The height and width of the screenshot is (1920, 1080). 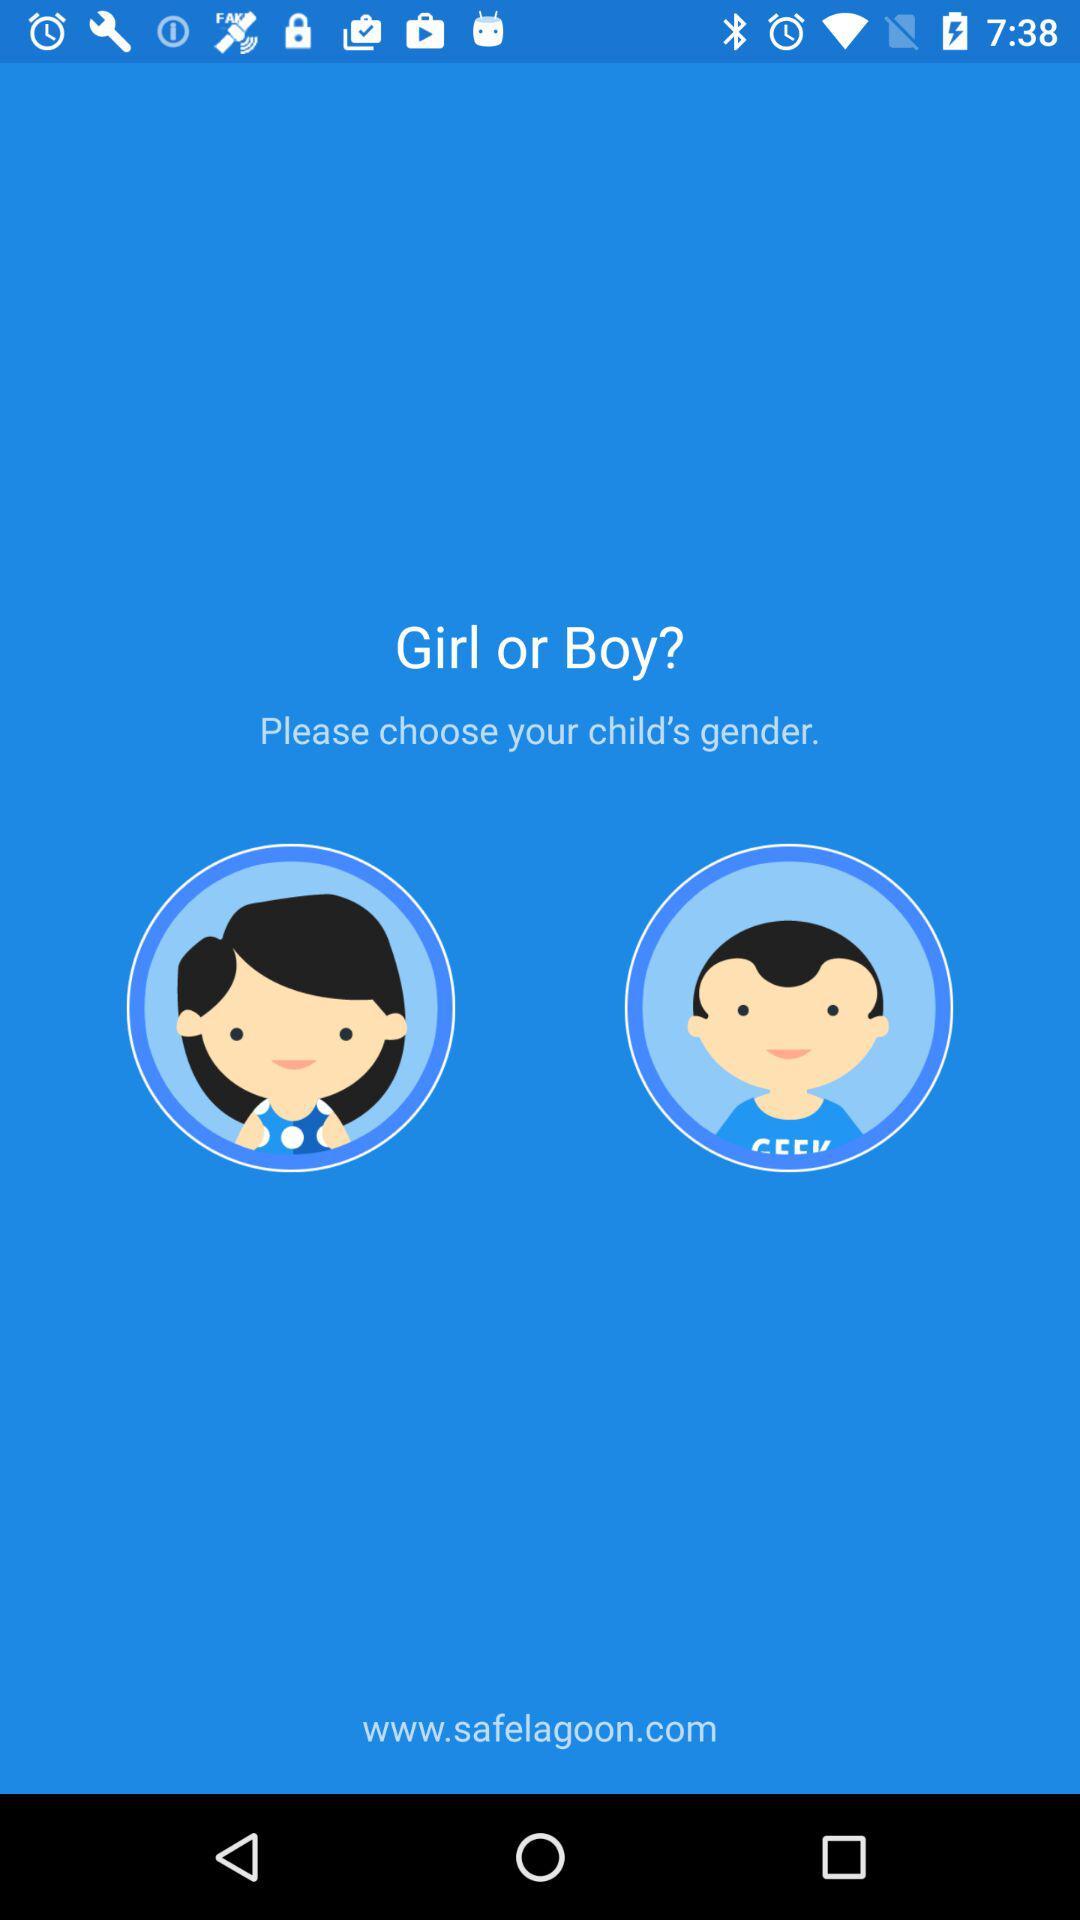 I want to click on choose female, so click(x=290, y=1009).